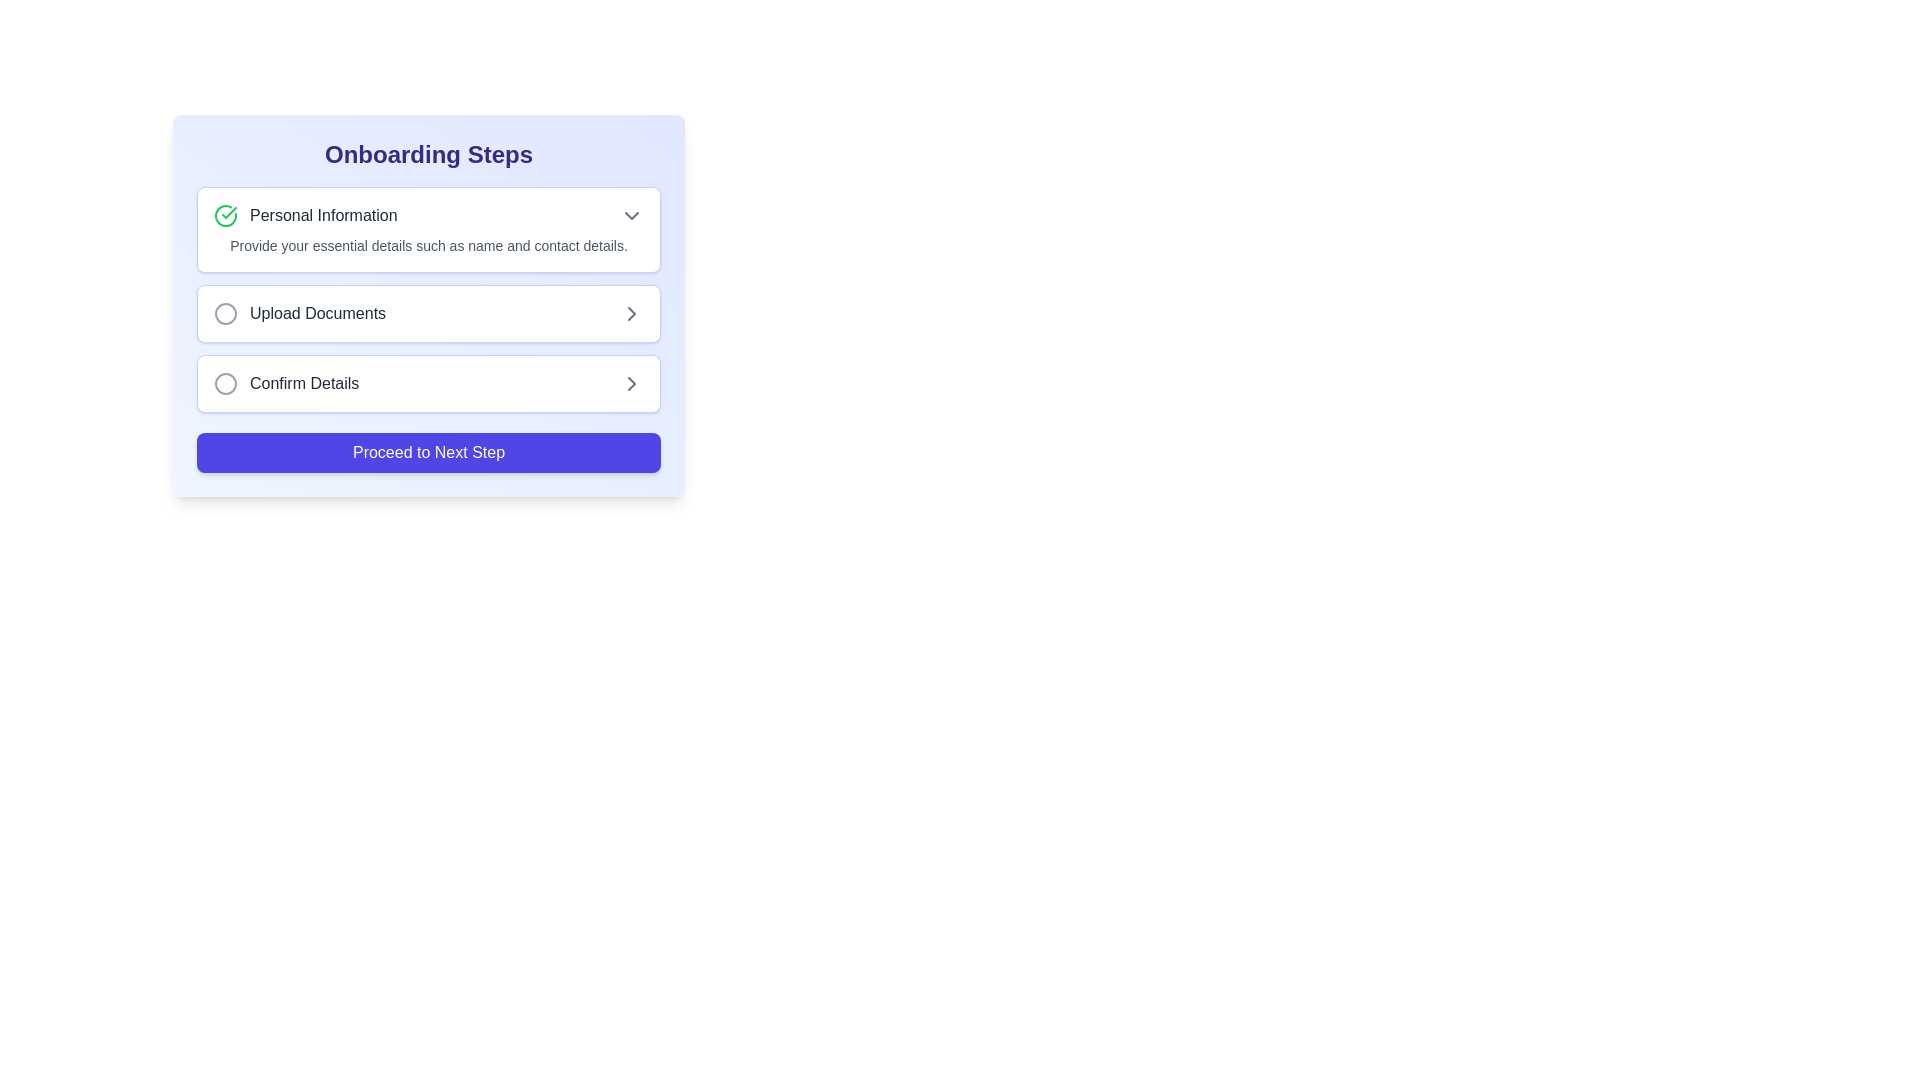 Image resolution: width=1920 pixels, height=1080 pixels. I want to click on the Circle icon that indicates an incomplete step in the checklist, located next to the label 'Confirm Details' in the third list item of the 'Onboarding Steps' card interface, so click(225, 384).